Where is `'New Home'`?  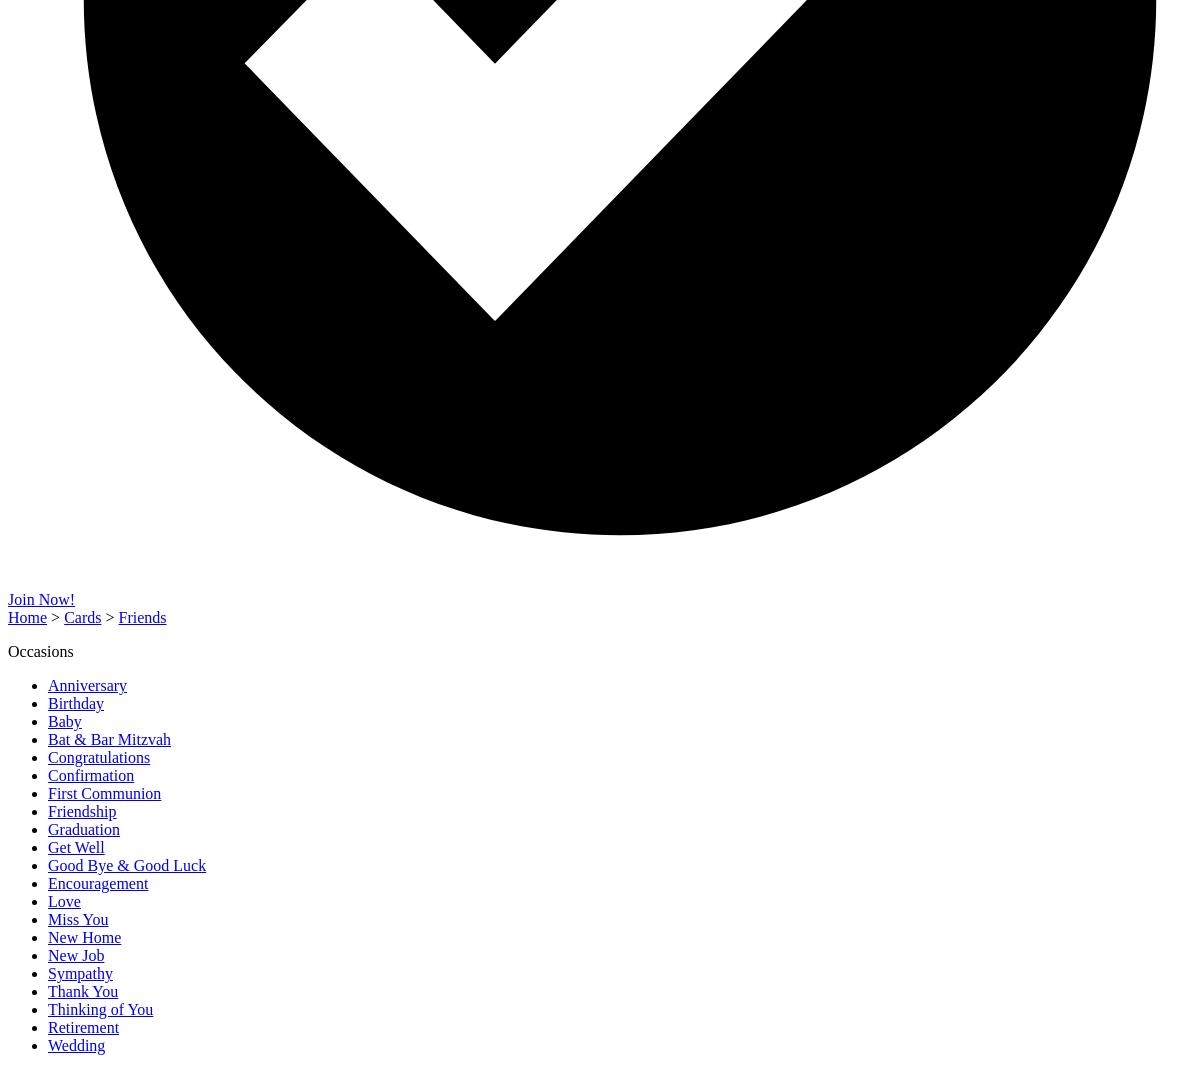
'New Home' is located at coordinates (48, 937).